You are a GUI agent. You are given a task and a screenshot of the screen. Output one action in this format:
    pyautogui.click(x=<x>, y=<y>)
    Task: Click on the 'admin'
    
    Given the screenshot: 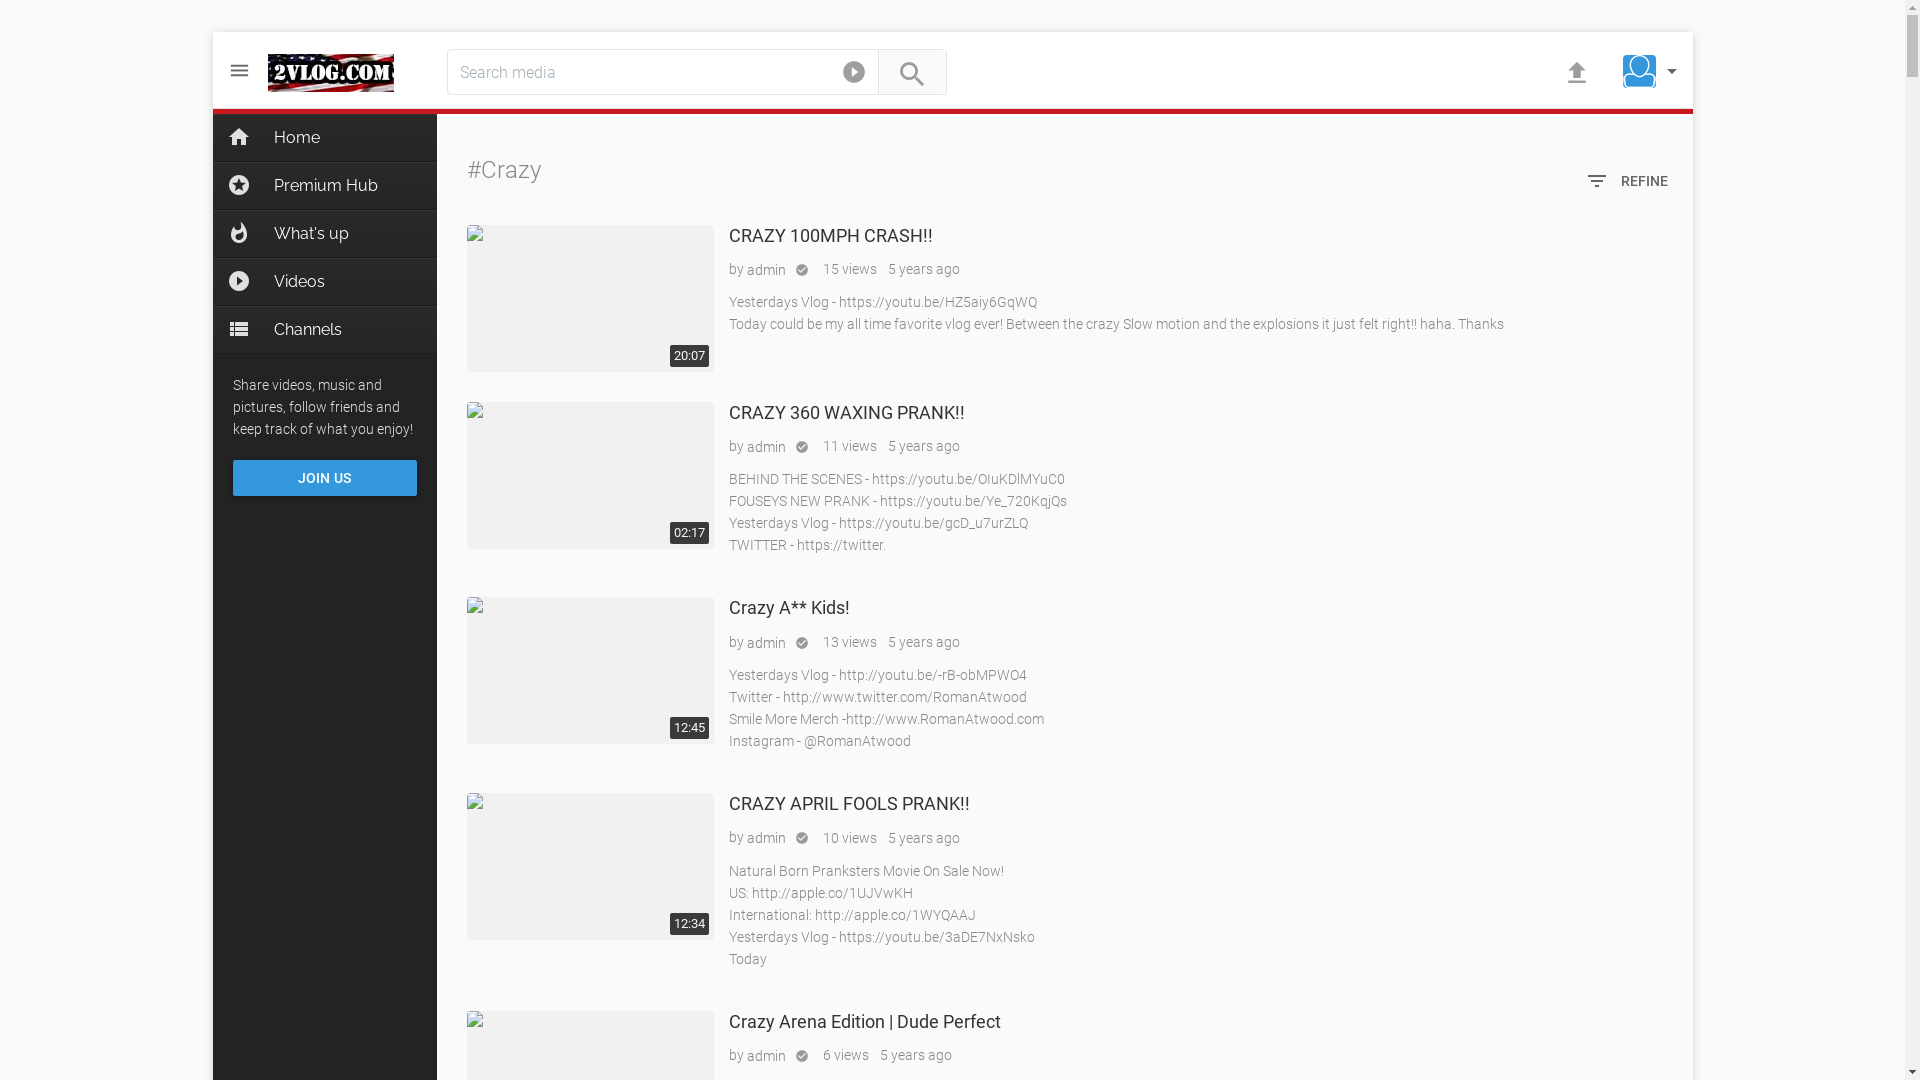 What is the action you would take?
    pyautogui.click(x=764, y=270)
    